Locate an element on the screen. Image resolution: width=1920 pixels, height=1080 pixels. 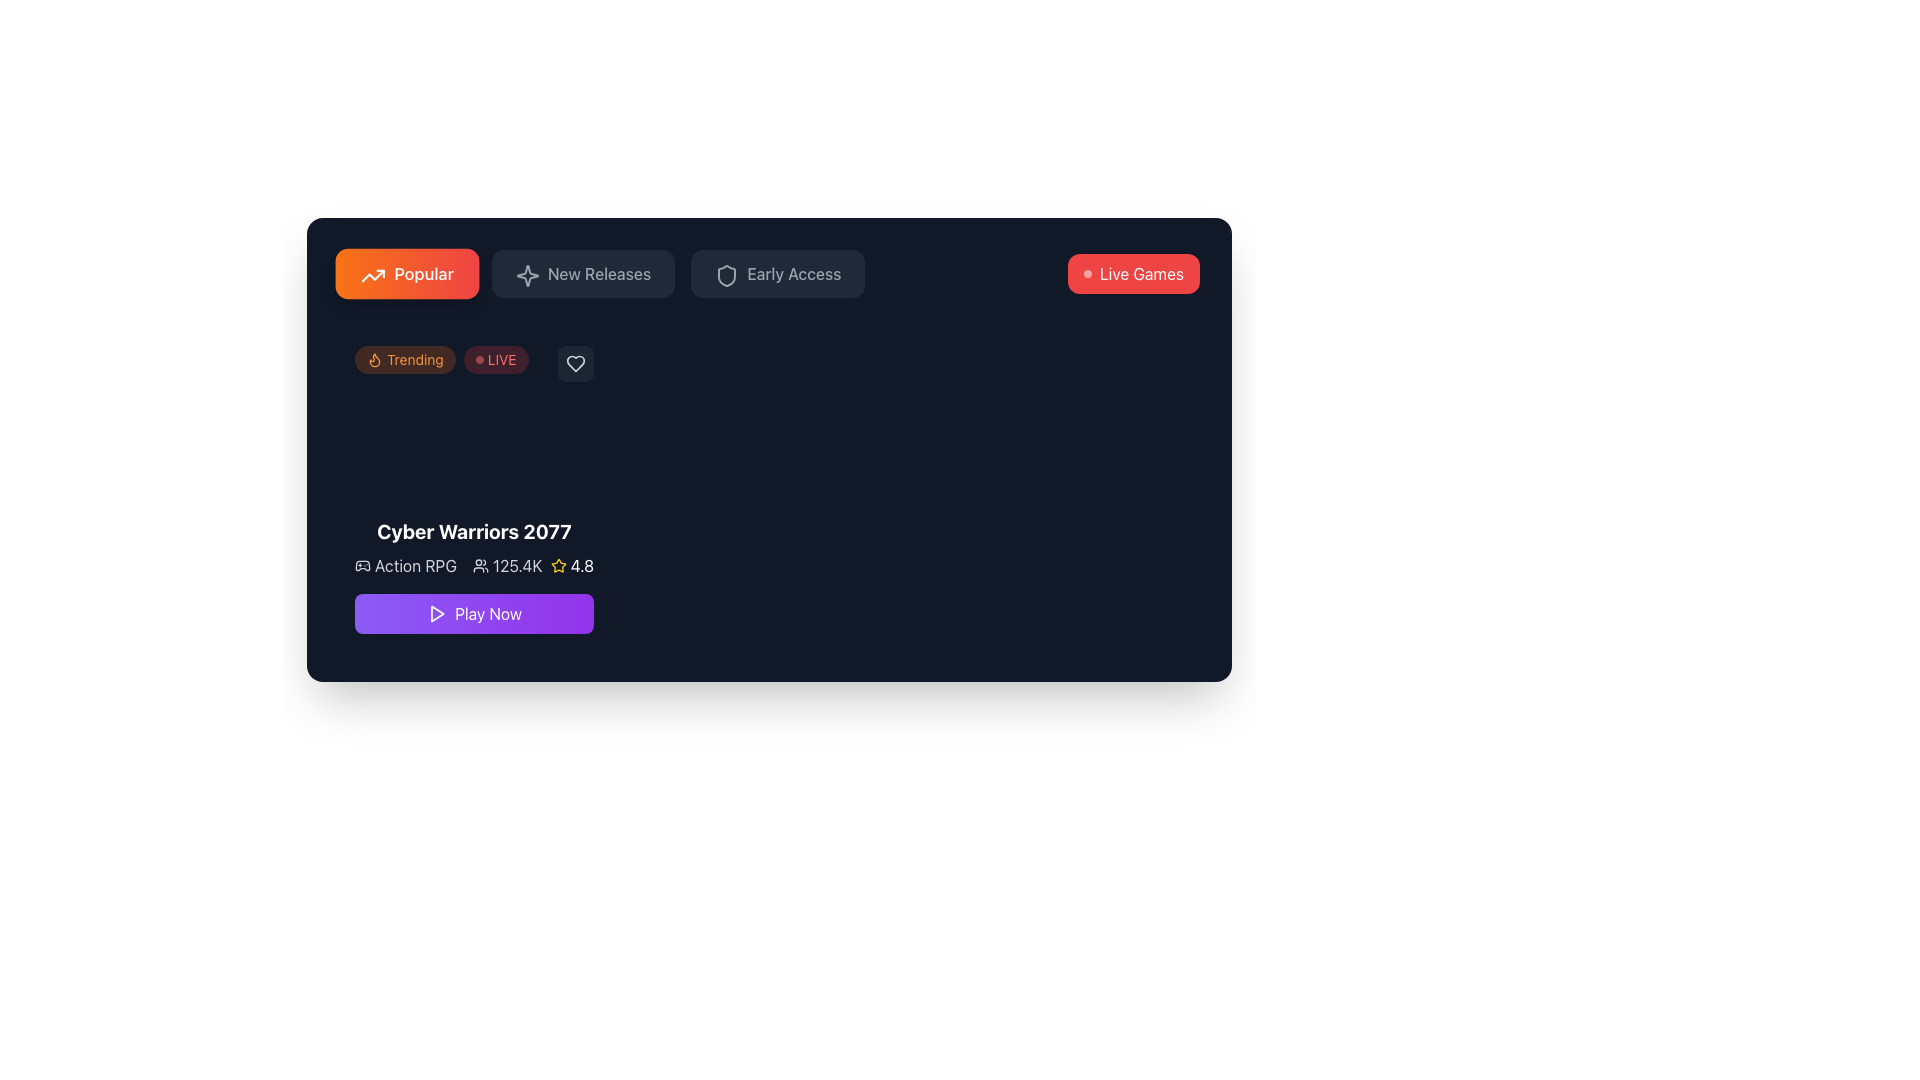
the 'Early Access' button on the navigation bar is located at coordinates (768, 273).